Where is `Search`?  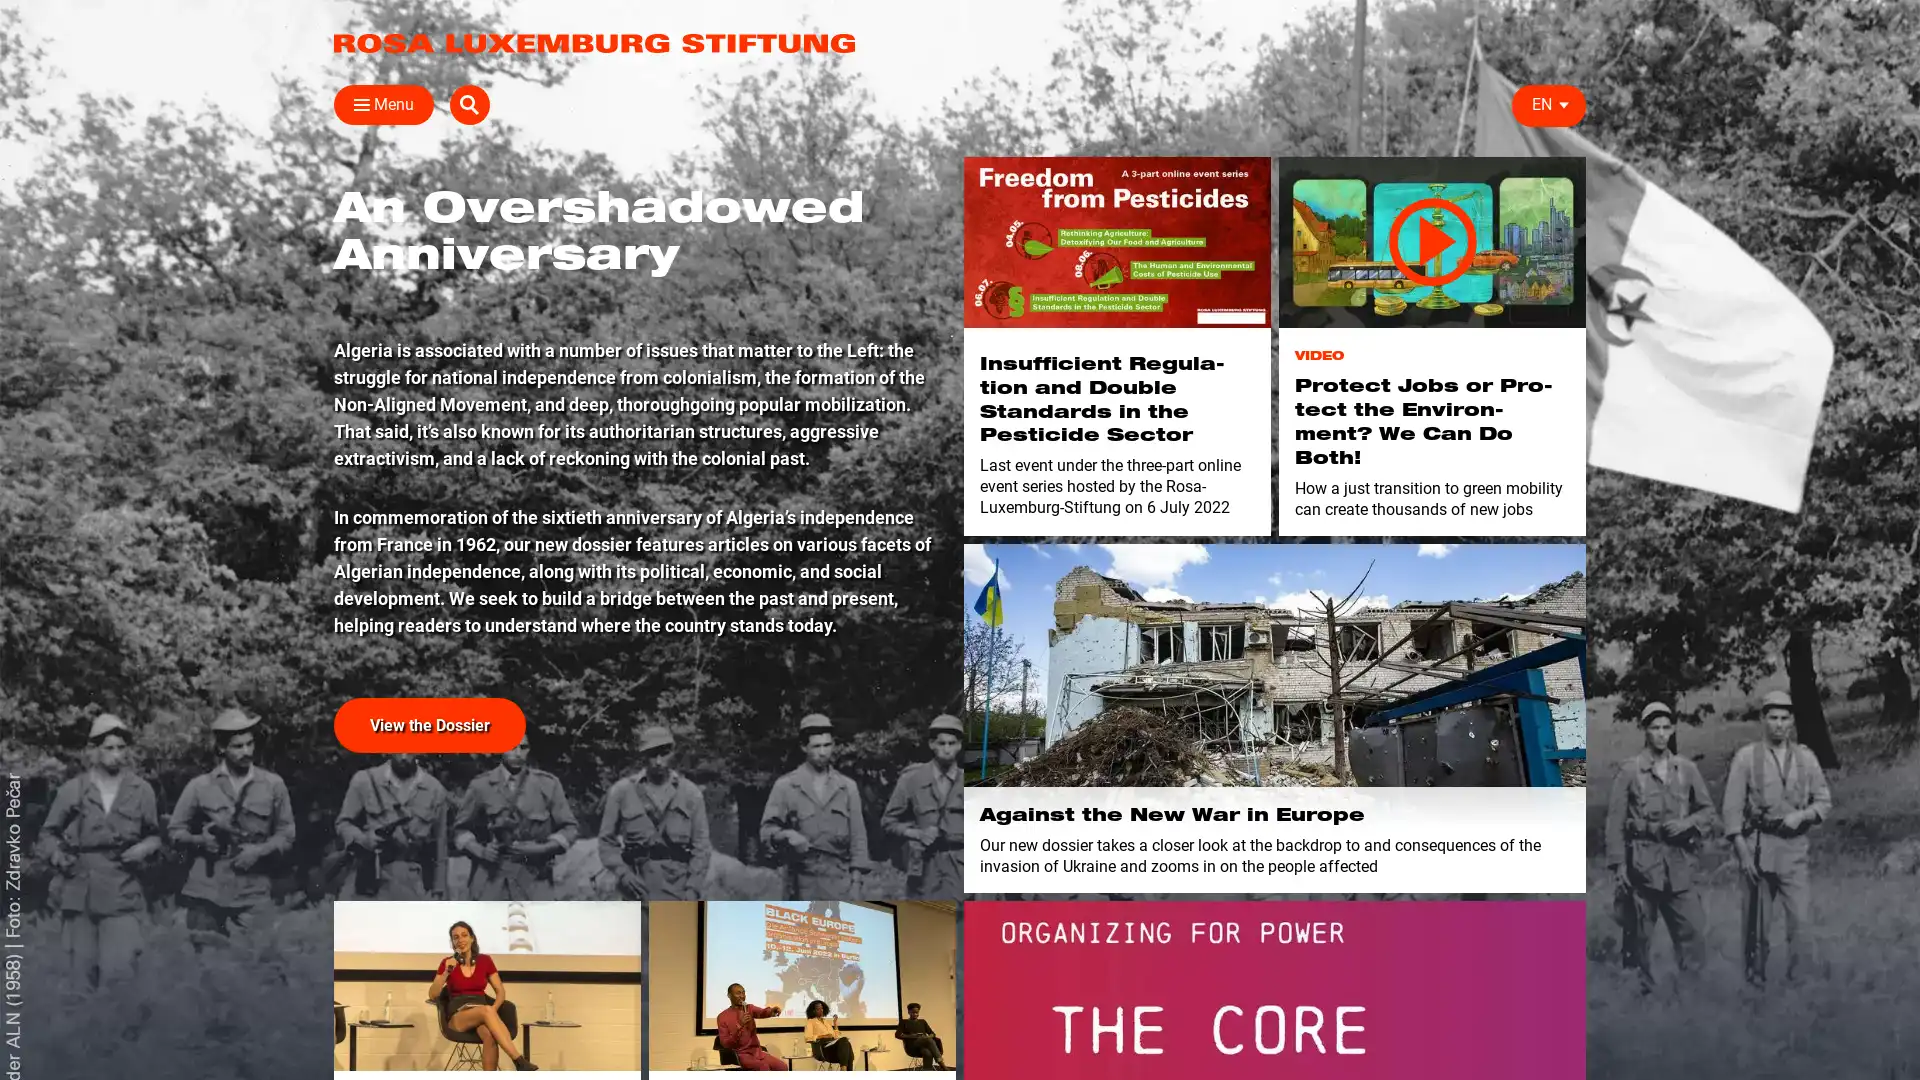 Search is located at coordinates (1280, 151).